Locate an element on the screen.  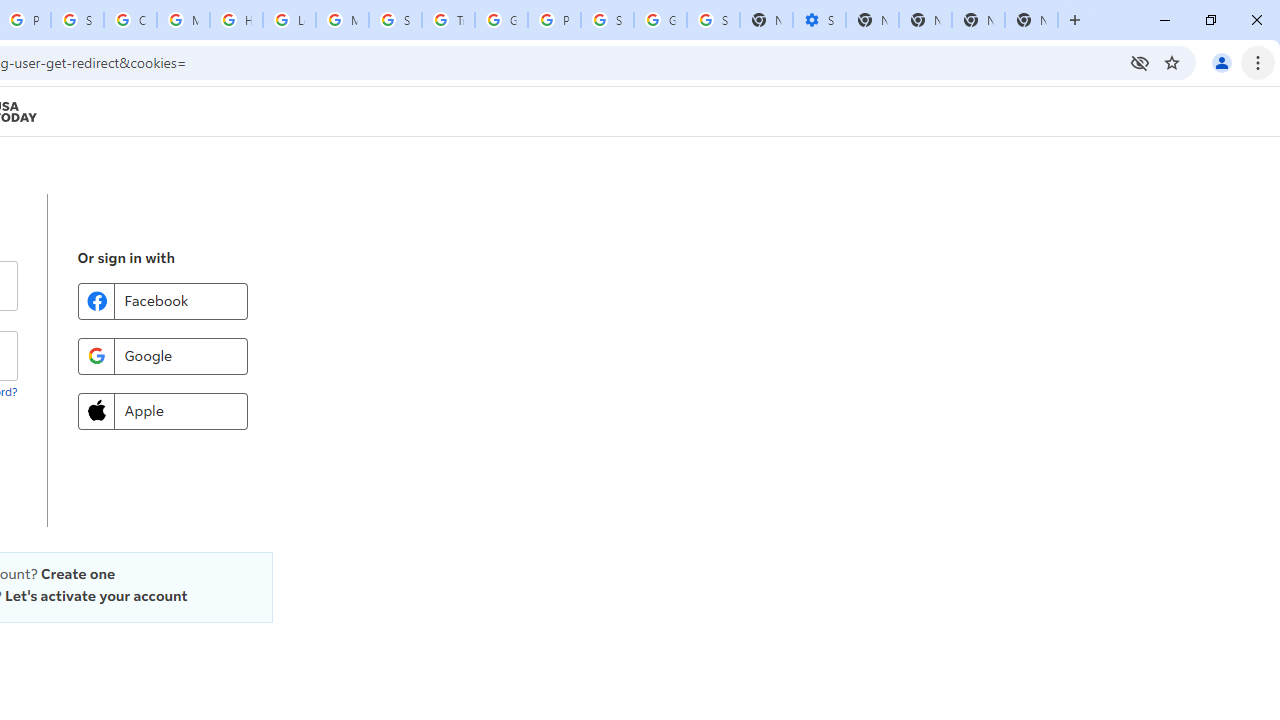
'New Tab' is located at coordinates (1074, 20).